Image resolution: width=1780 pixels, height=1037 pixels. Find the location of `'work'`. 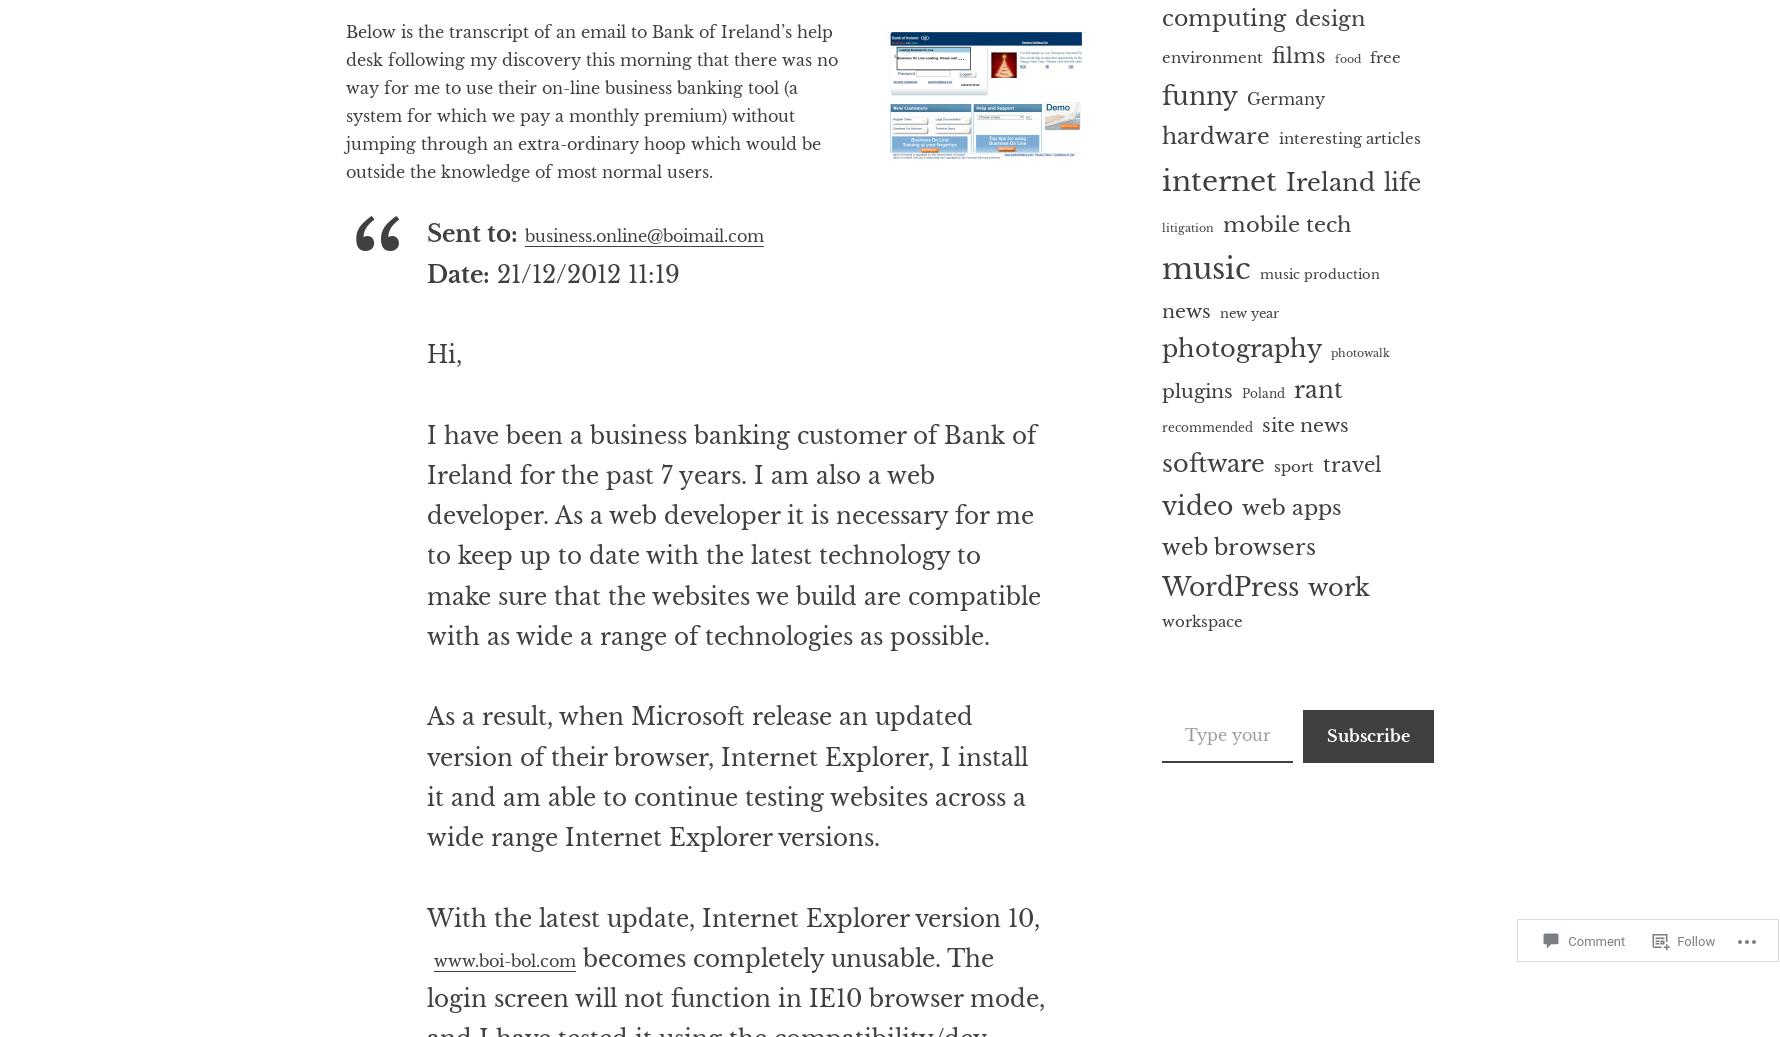

'work' is located at coordinates (1338, 587).